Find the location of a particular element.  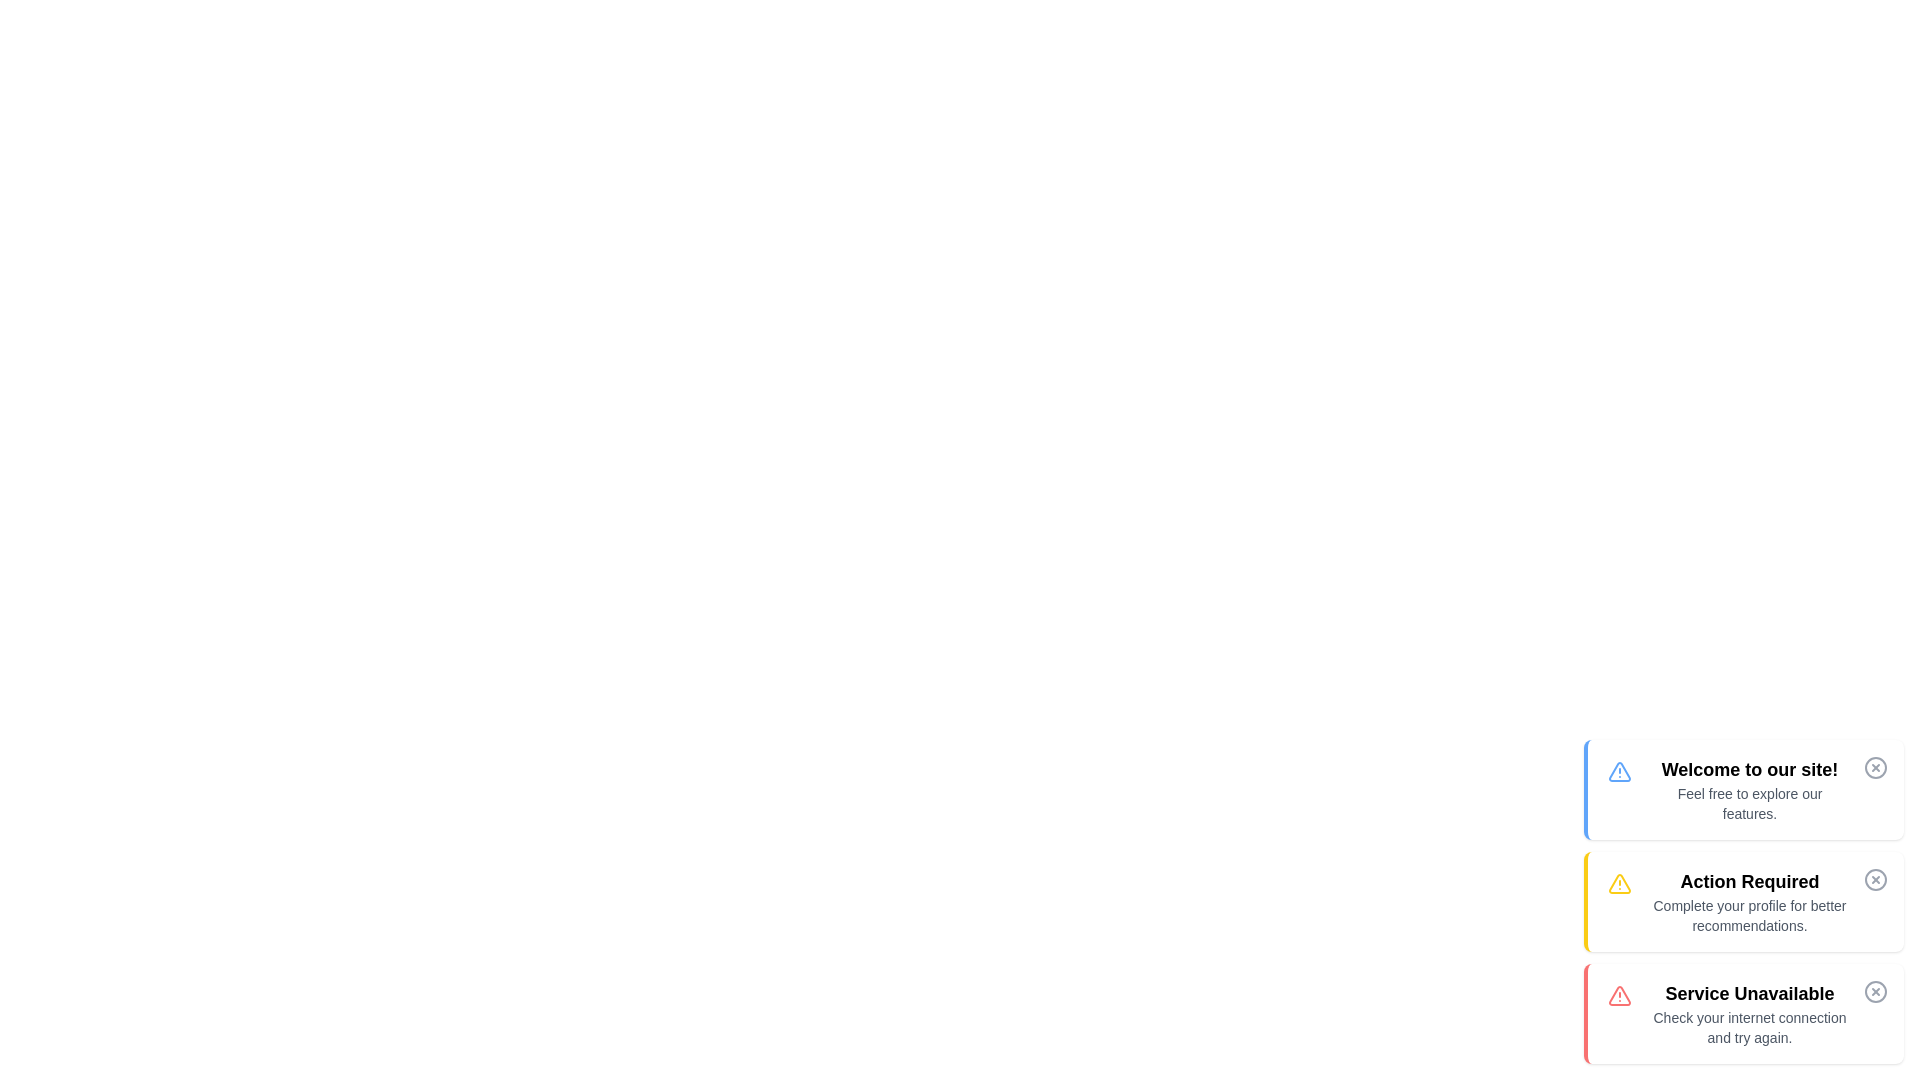

the circular graphical component styled with a distinct stroke located within the second card from the top in the SVG icon is located at coordinates (1875, 878).